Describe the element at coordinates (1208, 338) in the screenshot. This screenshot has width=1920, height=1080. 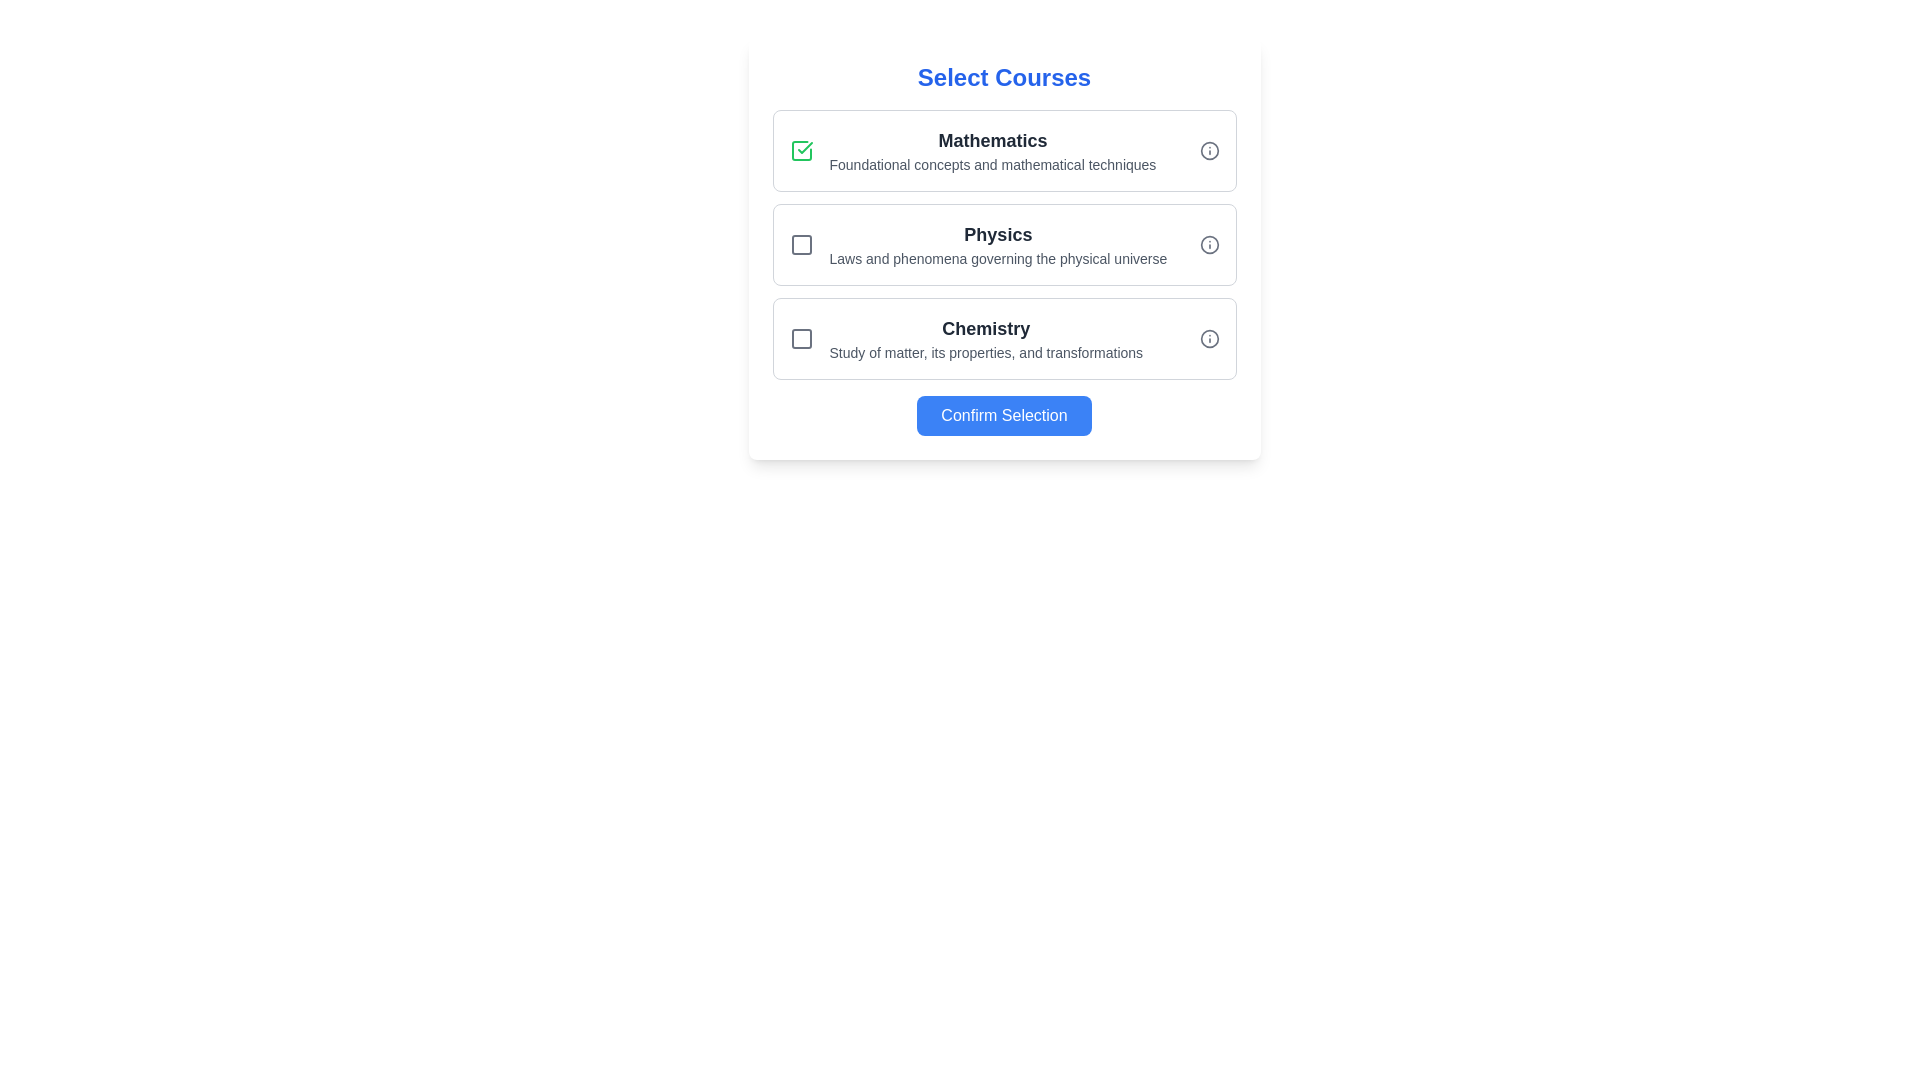
I see `the SVG Circle element that is part of the information icon next to the 'Chemistry' course option in the course list` at that location.